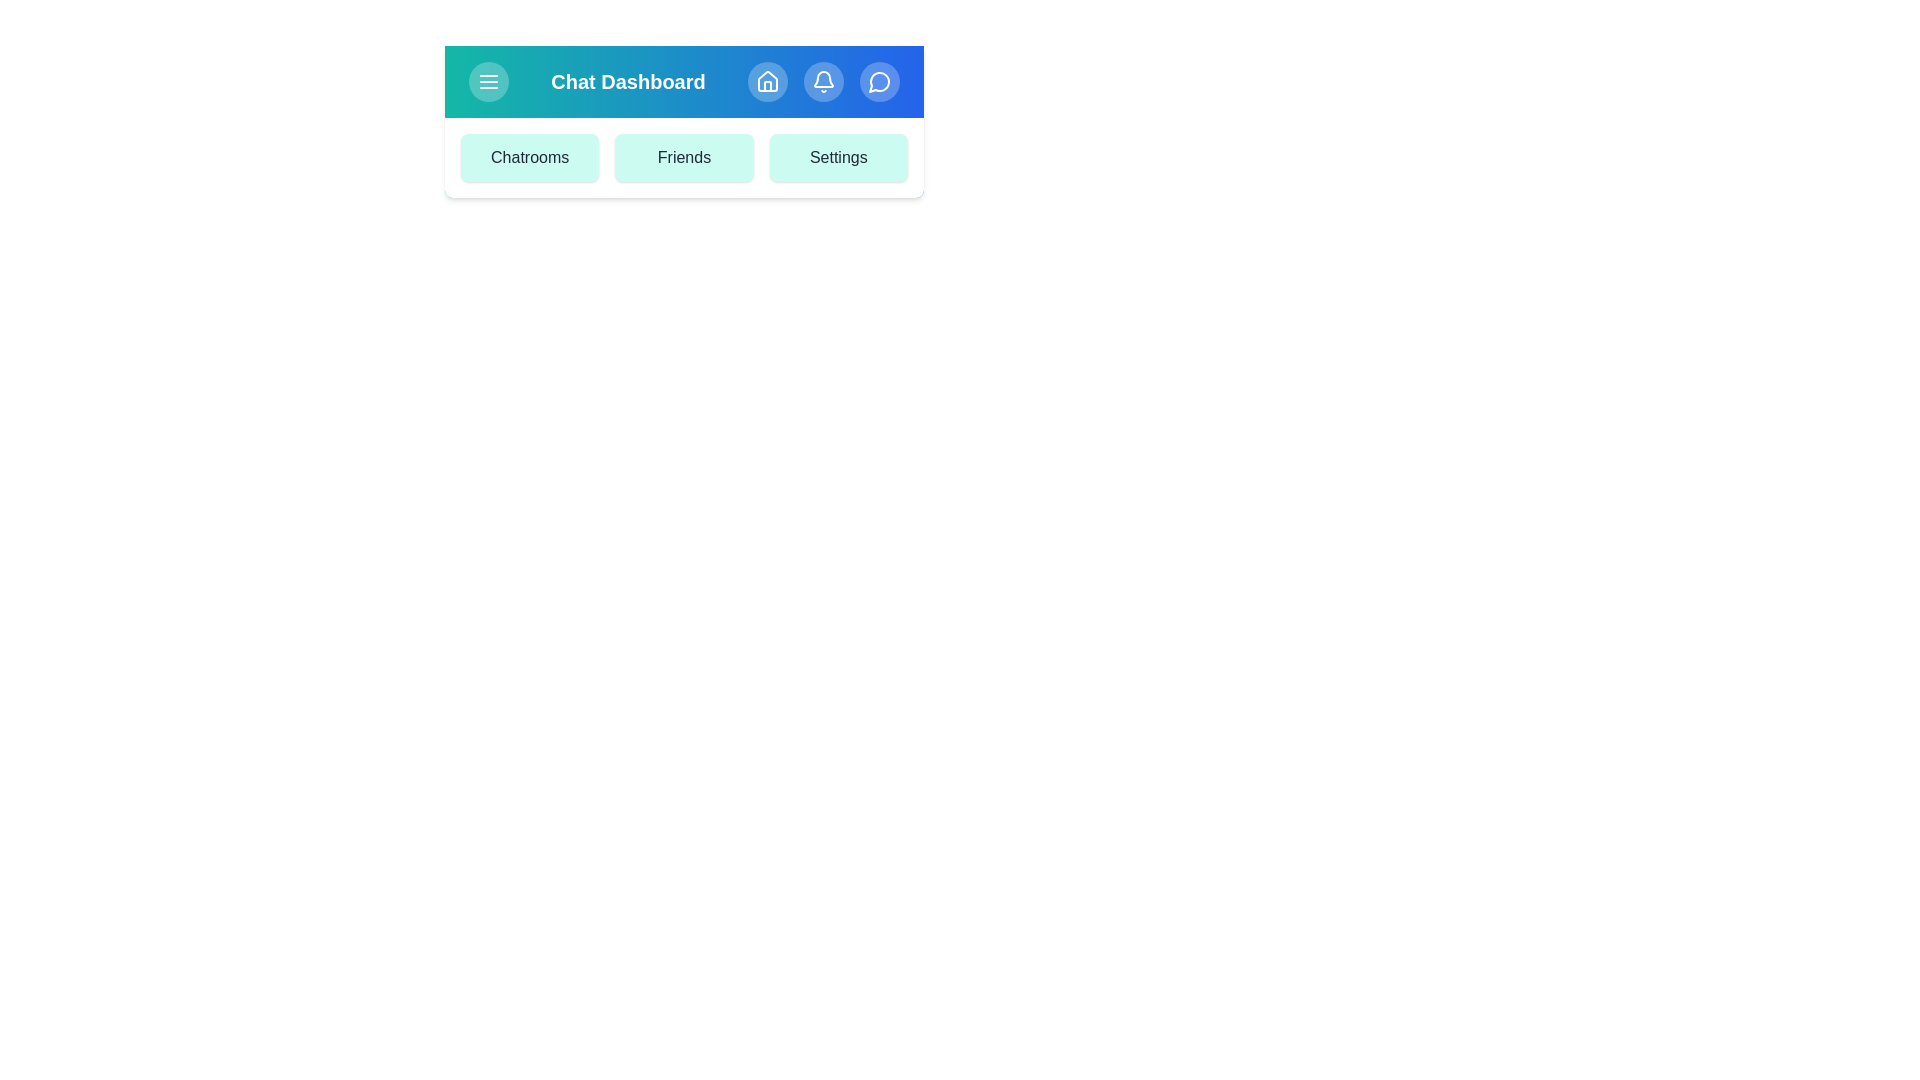 Image resolution: width=1920 pixels, height=1080 pixels. I want to click on the menu item Chatrooms, so click(529, 157).